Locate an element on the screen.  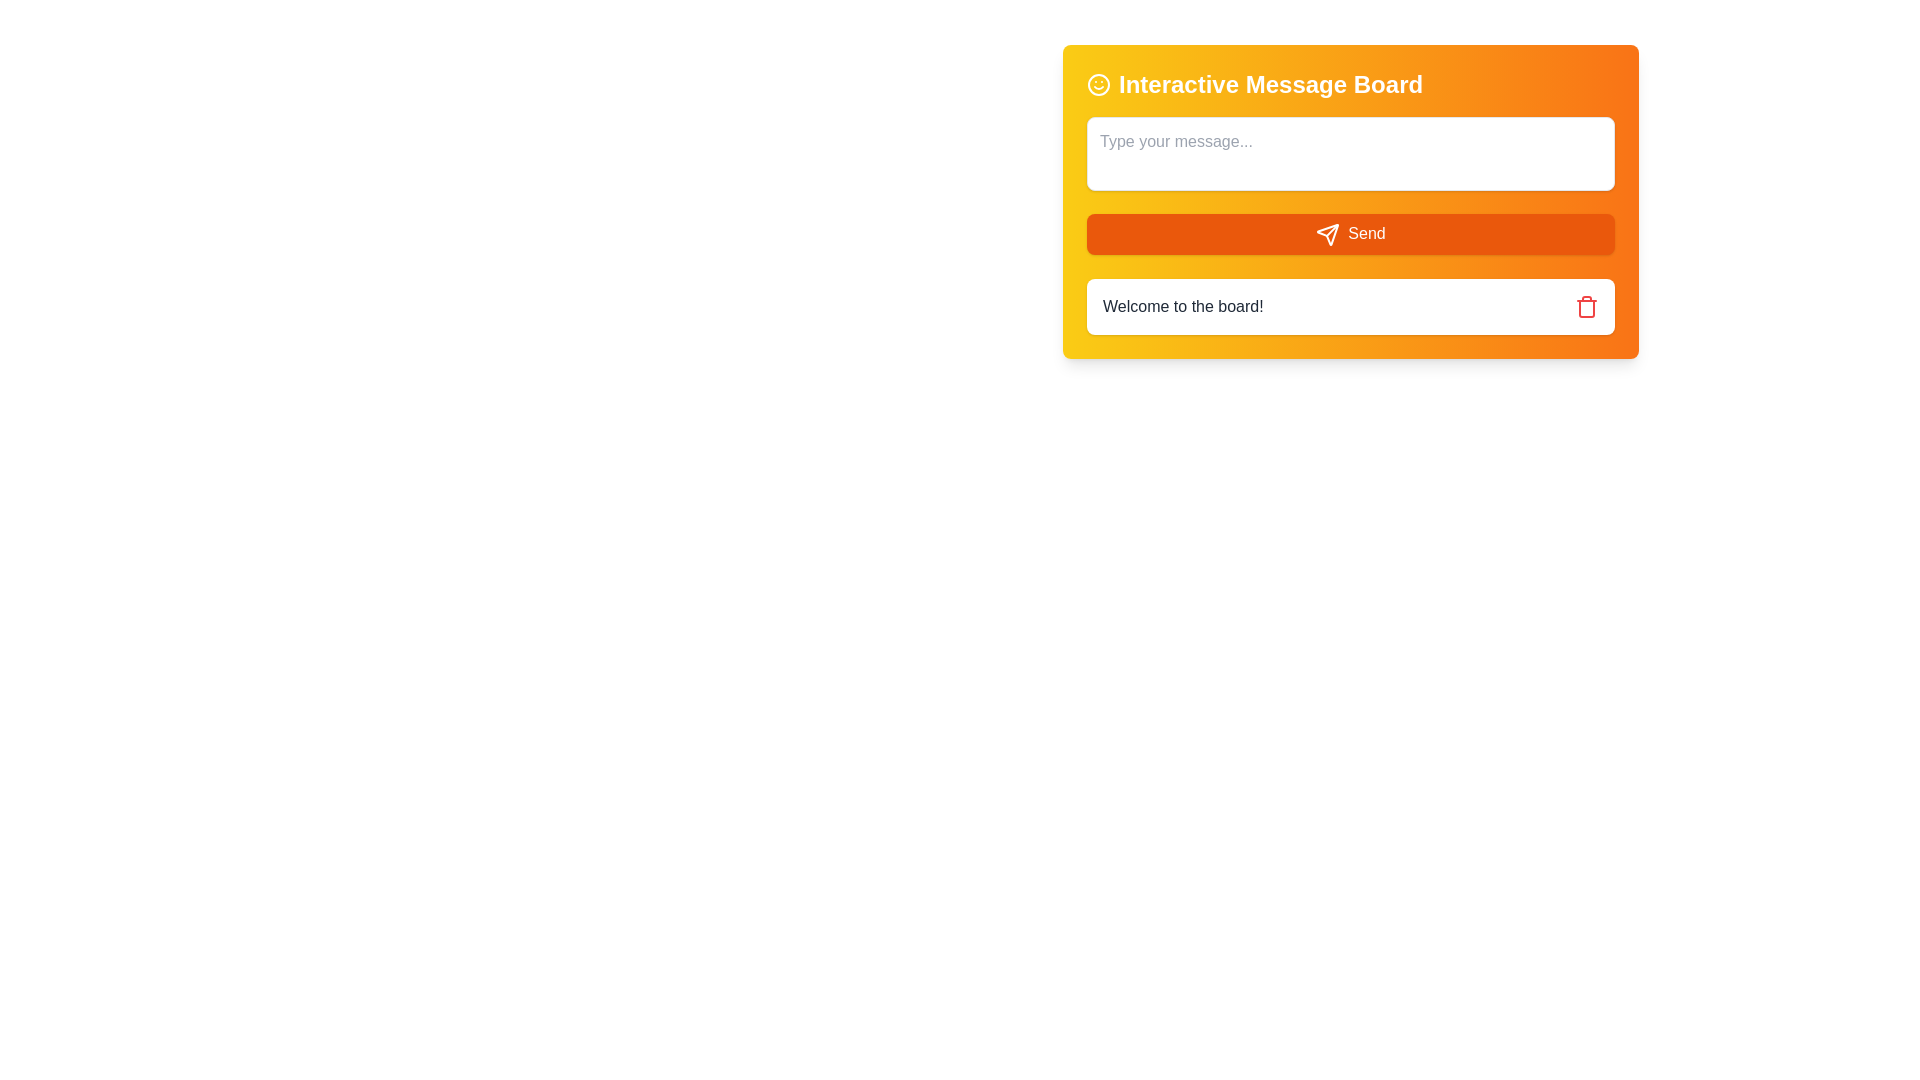
the text label that reads 'Welcome to the board!', which is styled in light gray on a white background and located towards the bottom middle of the interface is located at coordinates (1183, 306).